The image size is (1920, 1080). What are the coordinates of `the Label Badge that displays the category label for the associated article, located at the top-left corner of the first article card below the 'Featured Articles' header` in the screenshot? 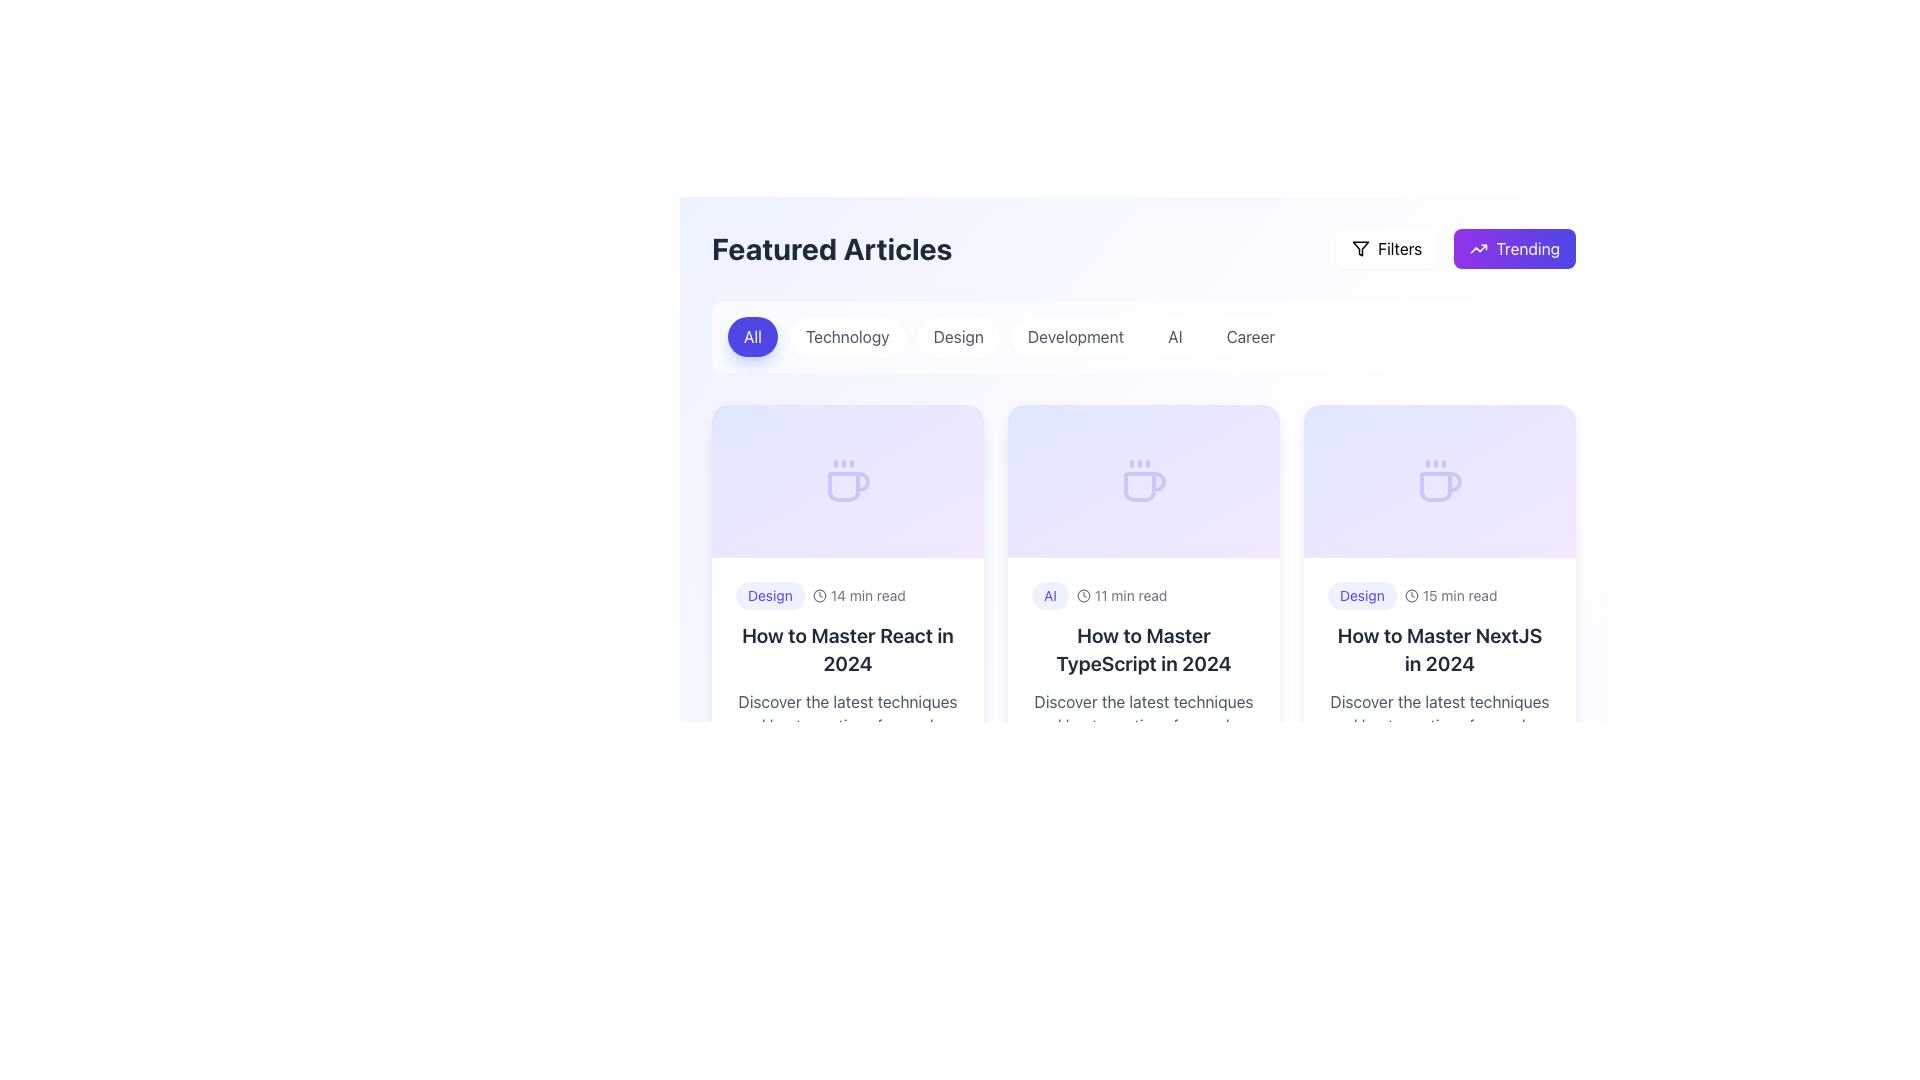 It's located at (769, 595).